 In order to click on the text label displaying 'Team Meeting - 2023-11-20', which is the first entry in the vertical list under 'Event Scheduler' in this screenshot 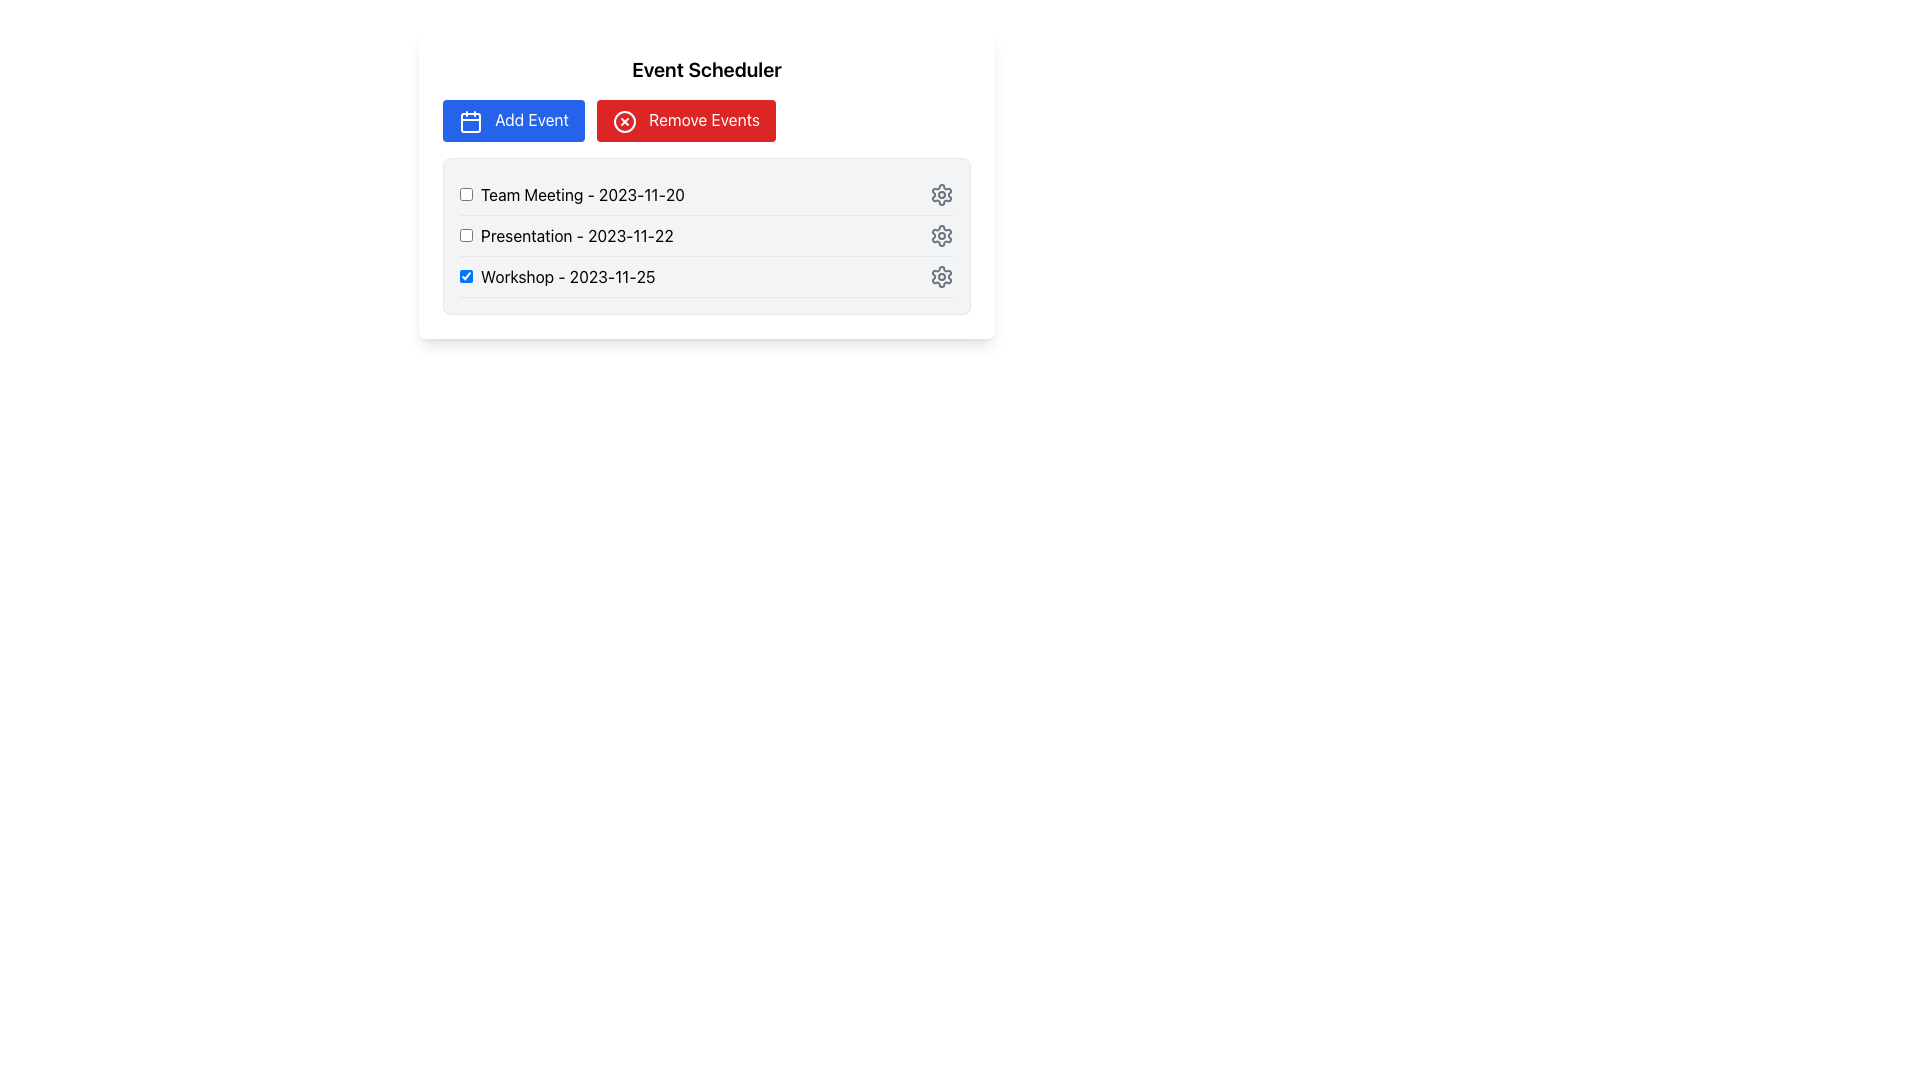, I will do `click(581, 194)`.